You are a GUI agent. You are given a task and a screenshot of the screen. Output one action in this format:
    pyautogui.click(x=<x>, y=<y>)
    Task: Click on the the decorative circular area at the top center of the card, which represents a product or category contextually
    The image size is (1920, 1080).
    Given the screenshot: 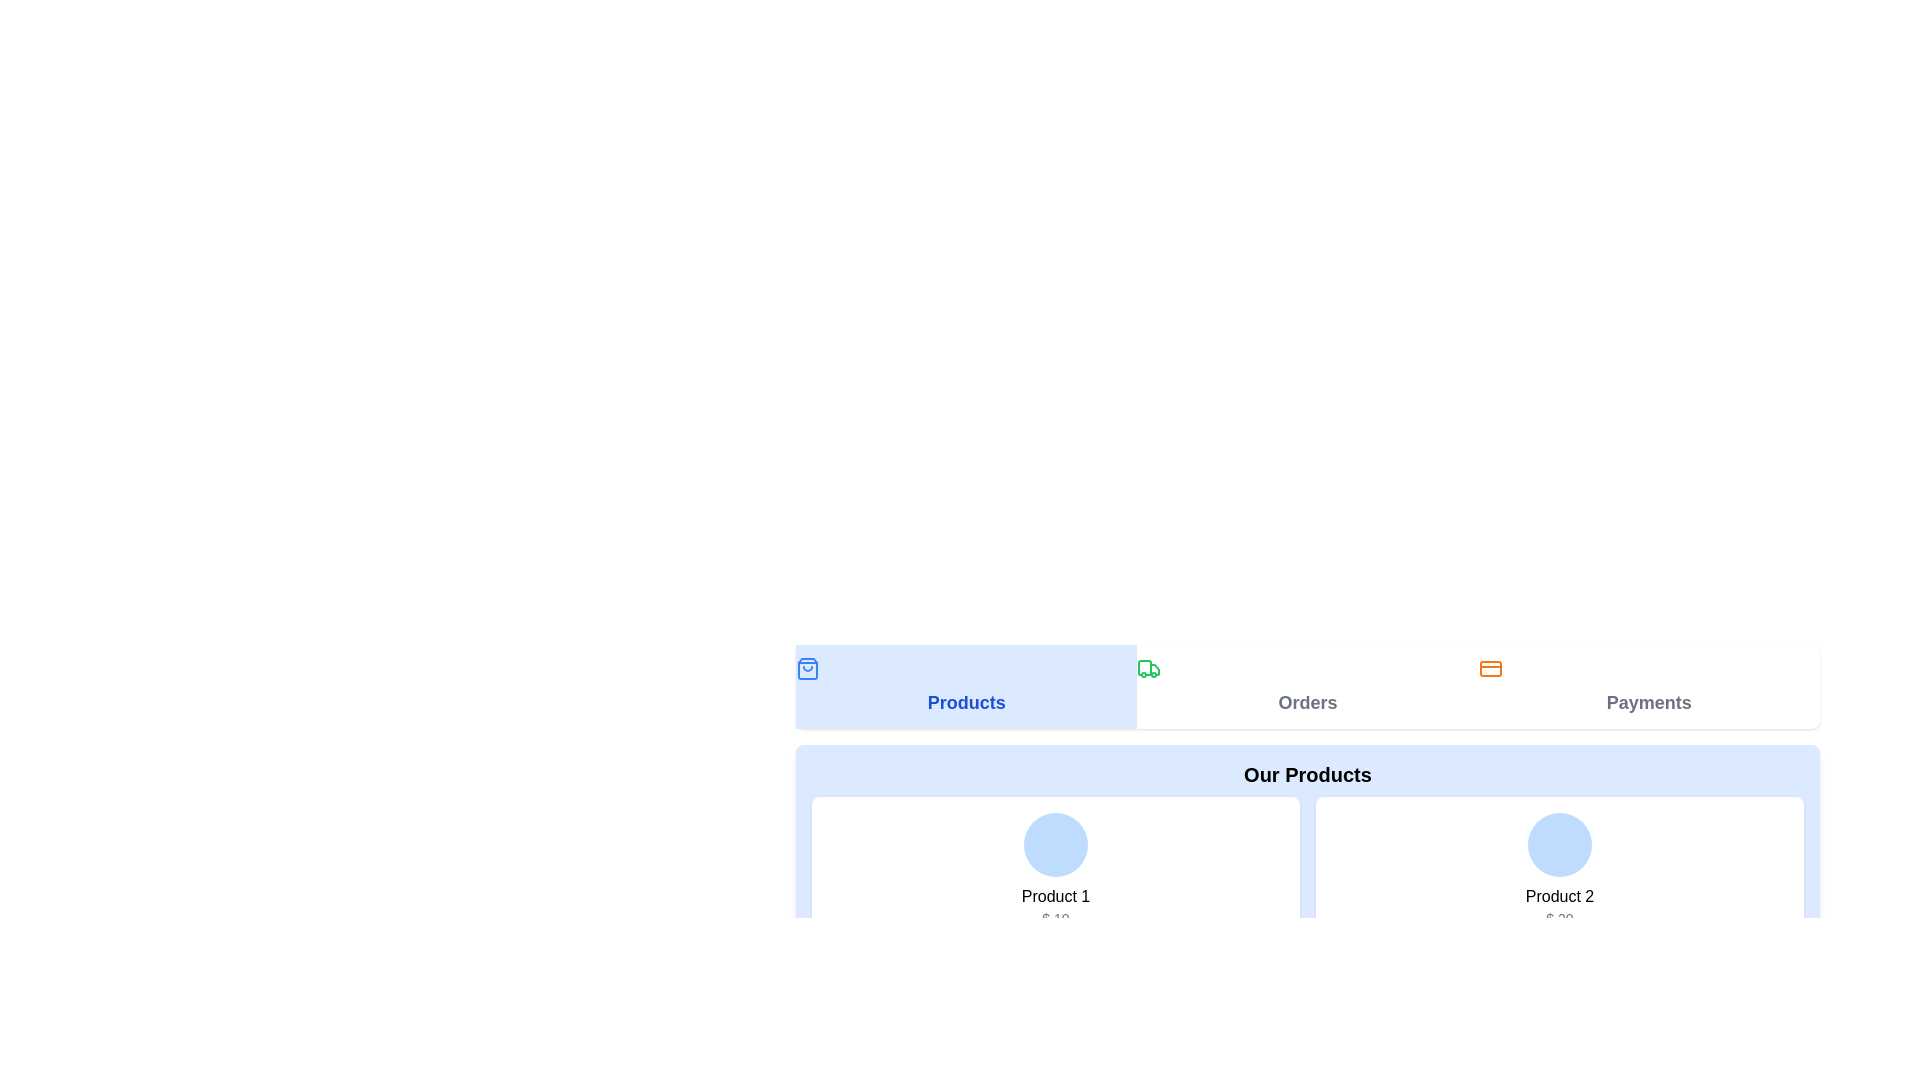 What is the action you would take?
    pyautogui.click(x=1559, y=844)
    